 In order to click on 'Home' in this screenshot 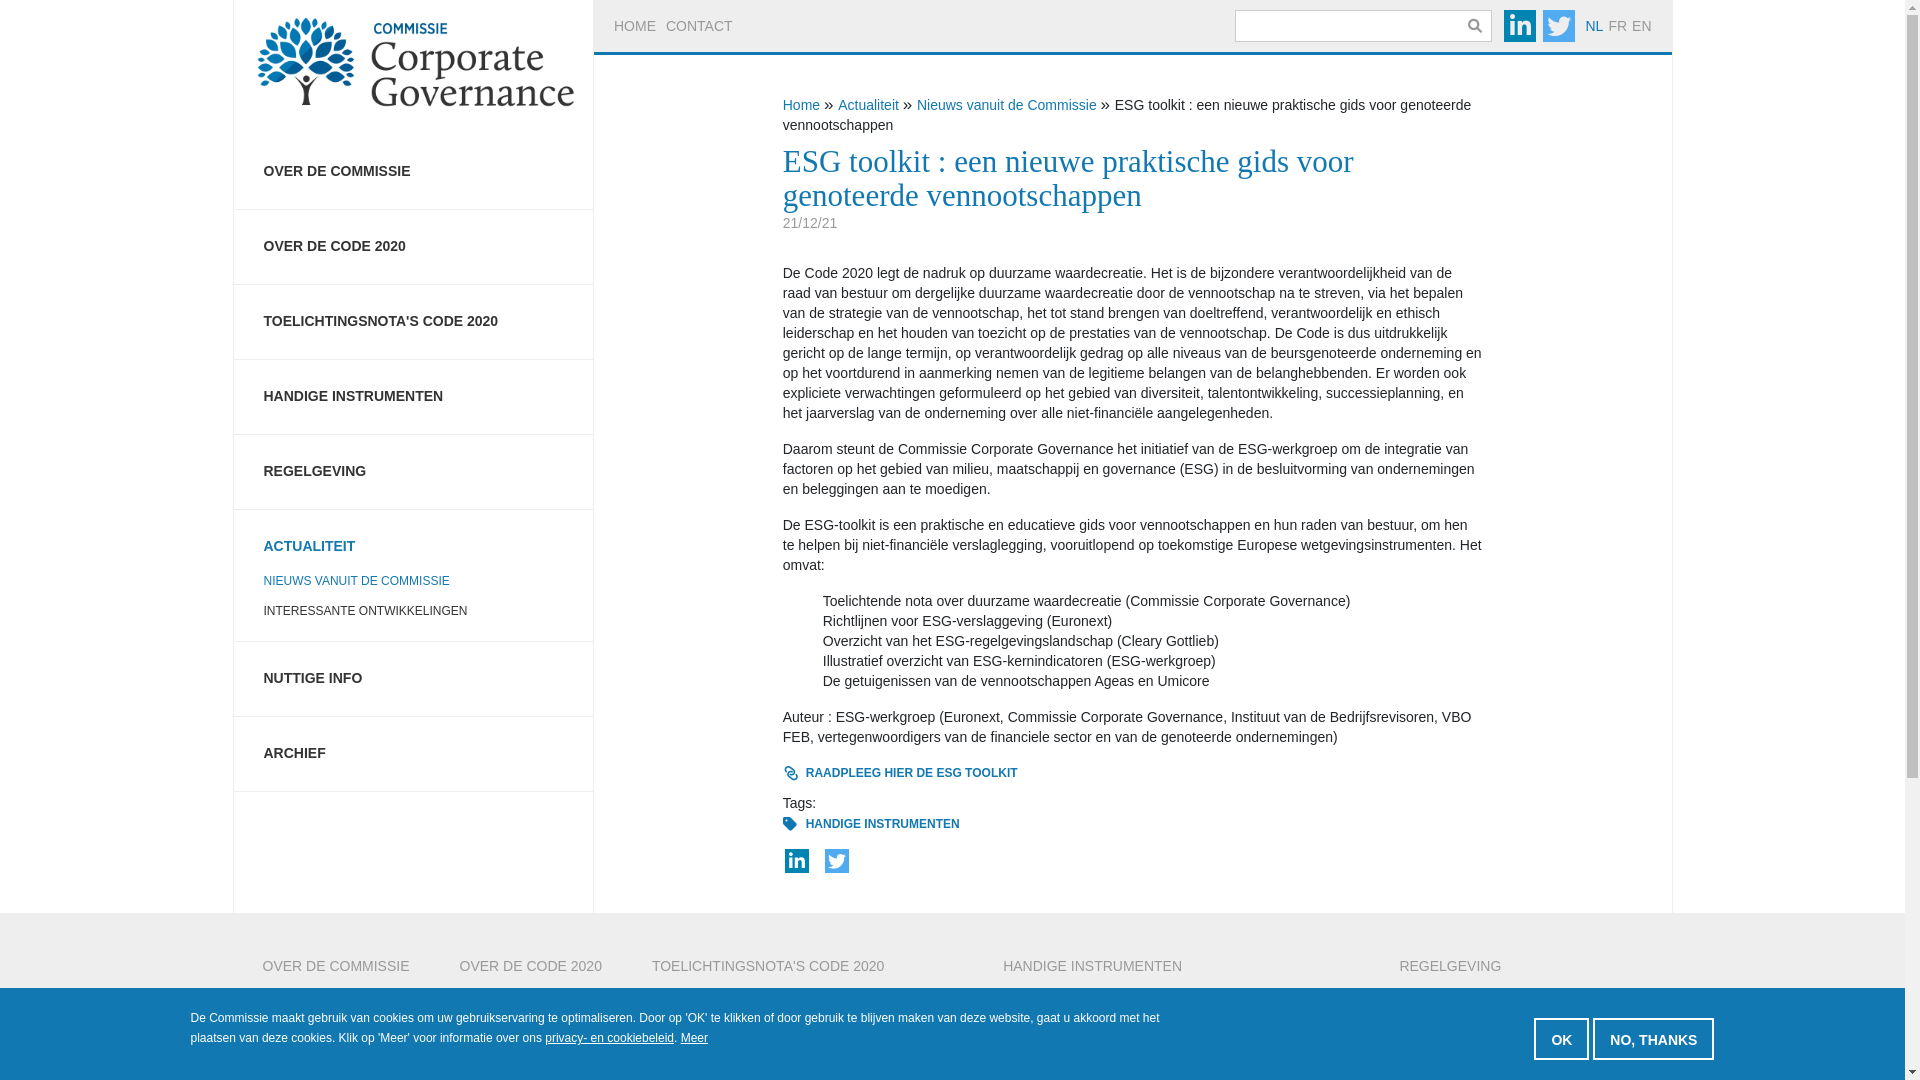, I will do `click(781, 104)`.